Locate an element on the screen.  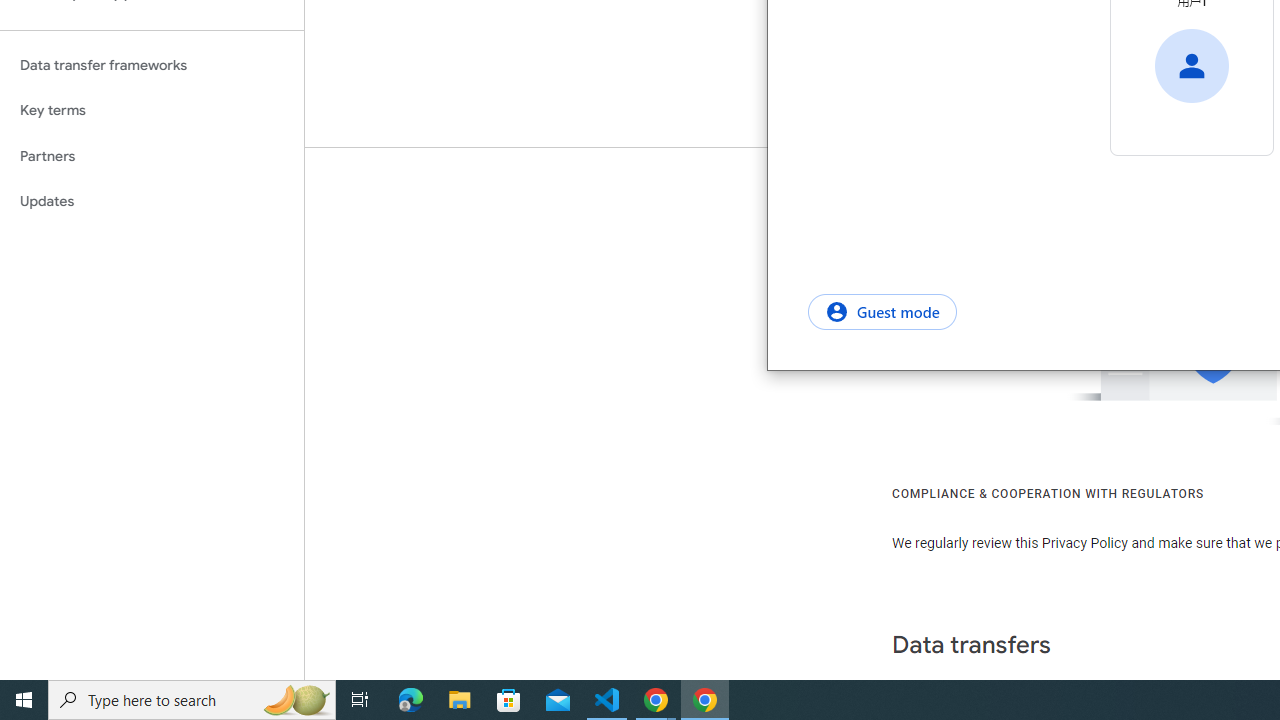
'Google Chrome - 1 running window' is located at coordinates (705, 698).